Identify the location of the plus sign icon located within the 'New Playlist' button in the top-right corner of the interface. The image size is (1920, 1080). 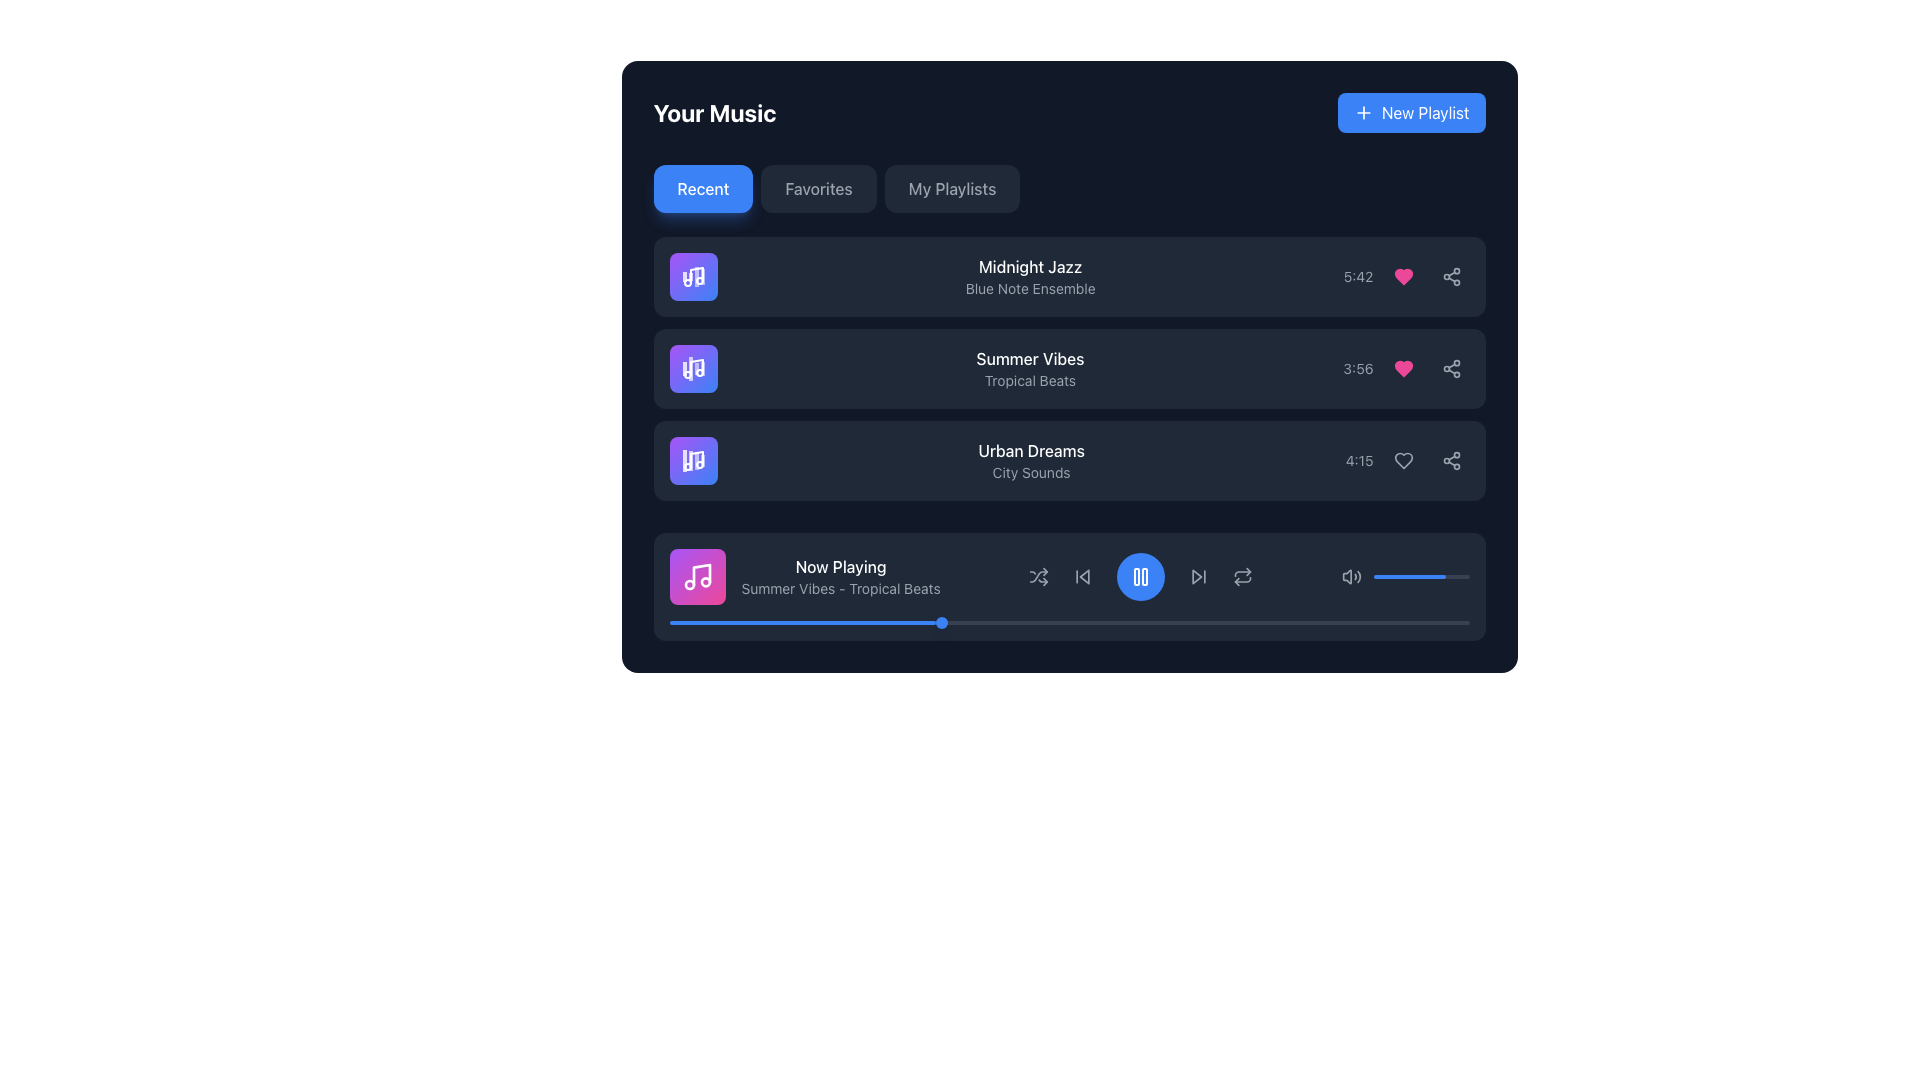
(1362, 112).